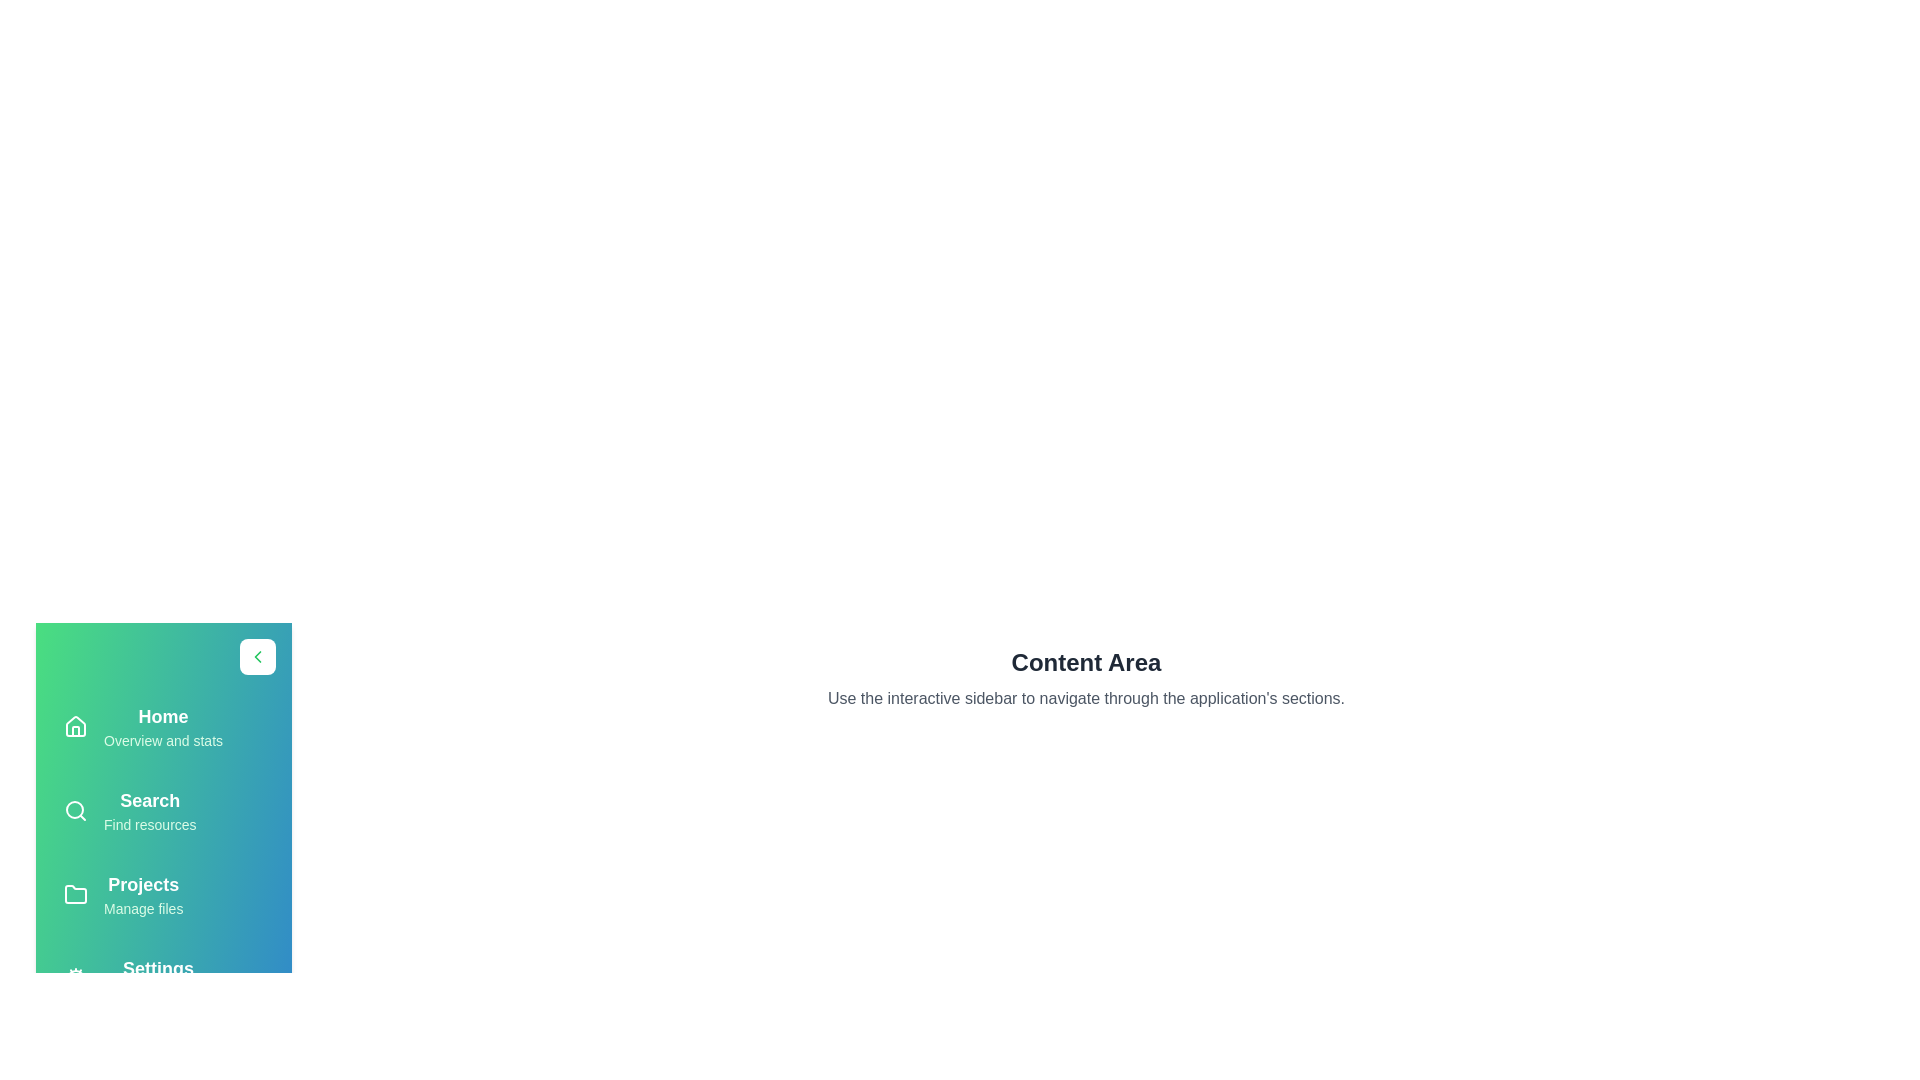  I want to click on the menu item Projects to highlight it, so click(163, 893).